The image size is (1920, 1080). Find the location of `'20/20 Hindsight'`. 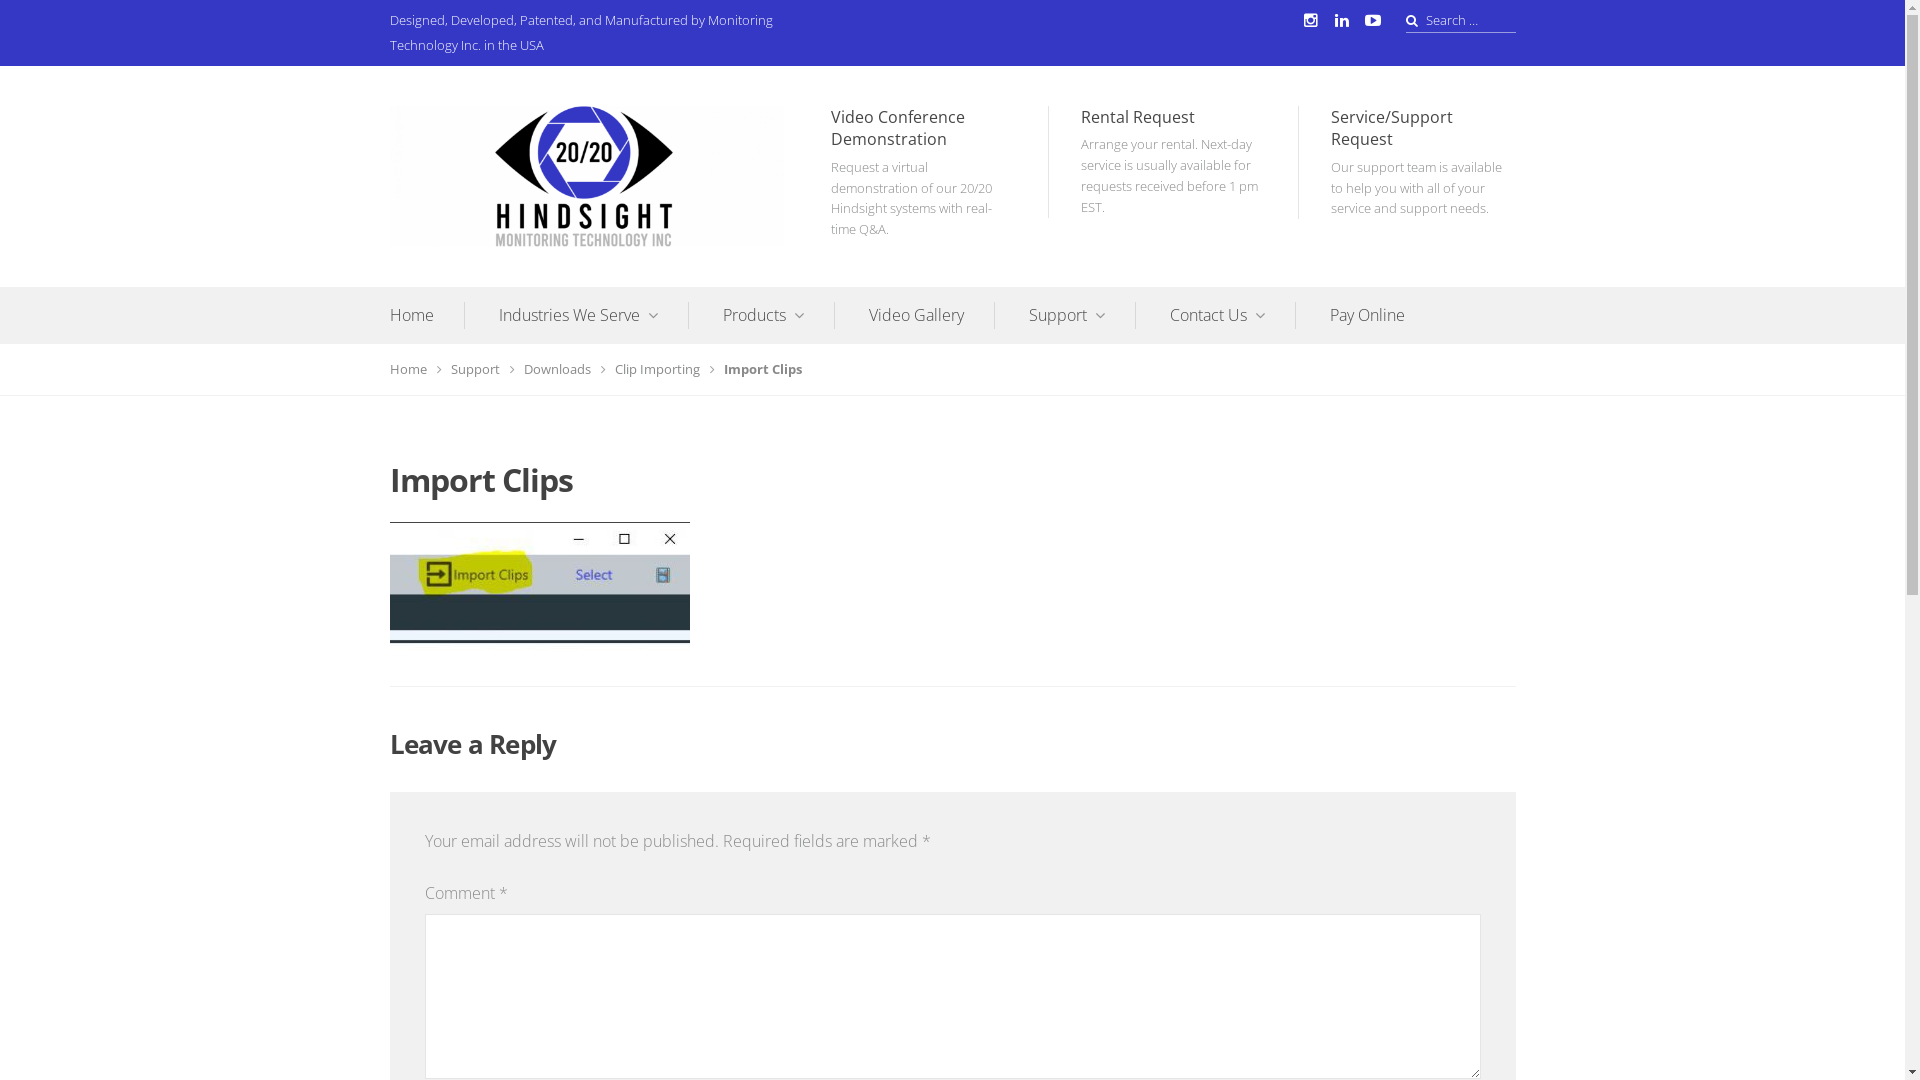

'20/20 Hindsight' is located at coordinates (485, 261).